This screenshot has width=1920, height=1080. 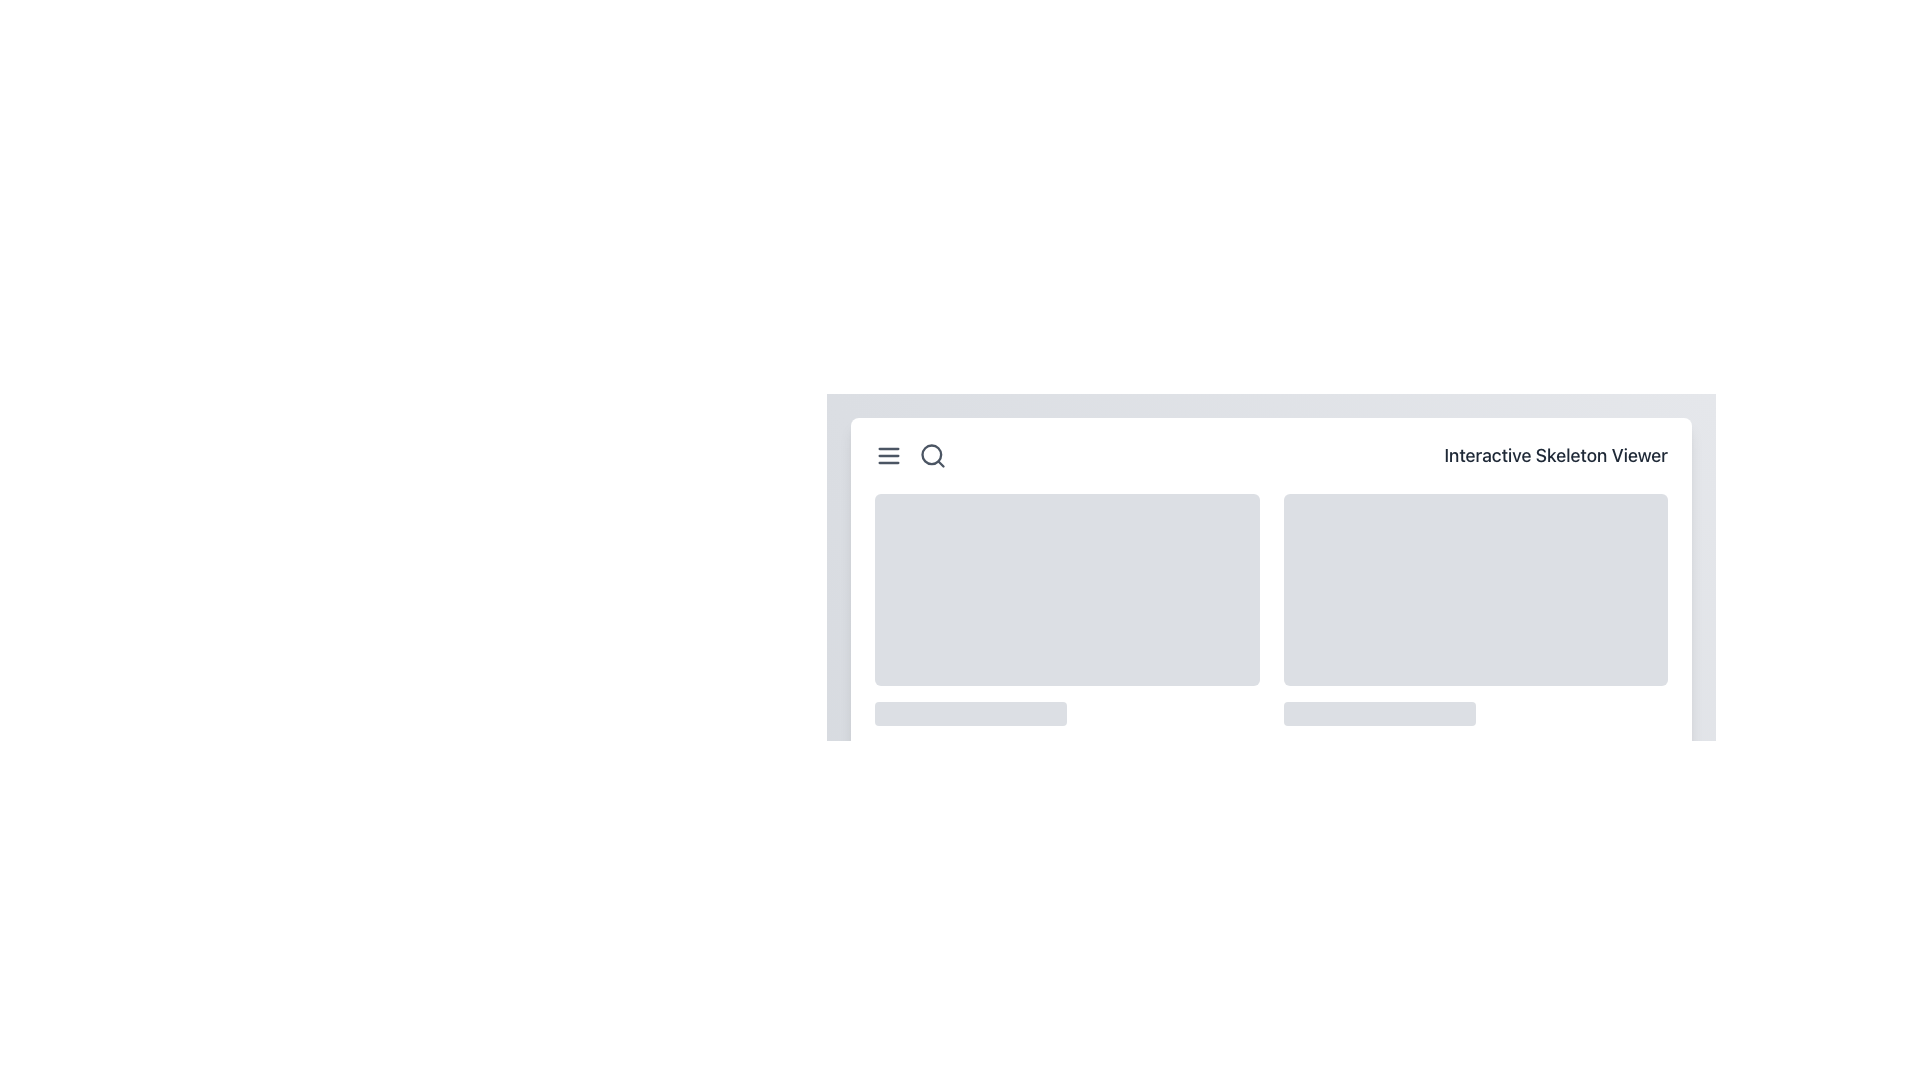 What do you see at coordinates (930, 454) in the screenshot?
I see `the inner circular part of the magnifying glass icon located near the top-left corner of the application interface, which is styled in a subdued grayish color and is part of the search function` at bounding box center [930, 454].